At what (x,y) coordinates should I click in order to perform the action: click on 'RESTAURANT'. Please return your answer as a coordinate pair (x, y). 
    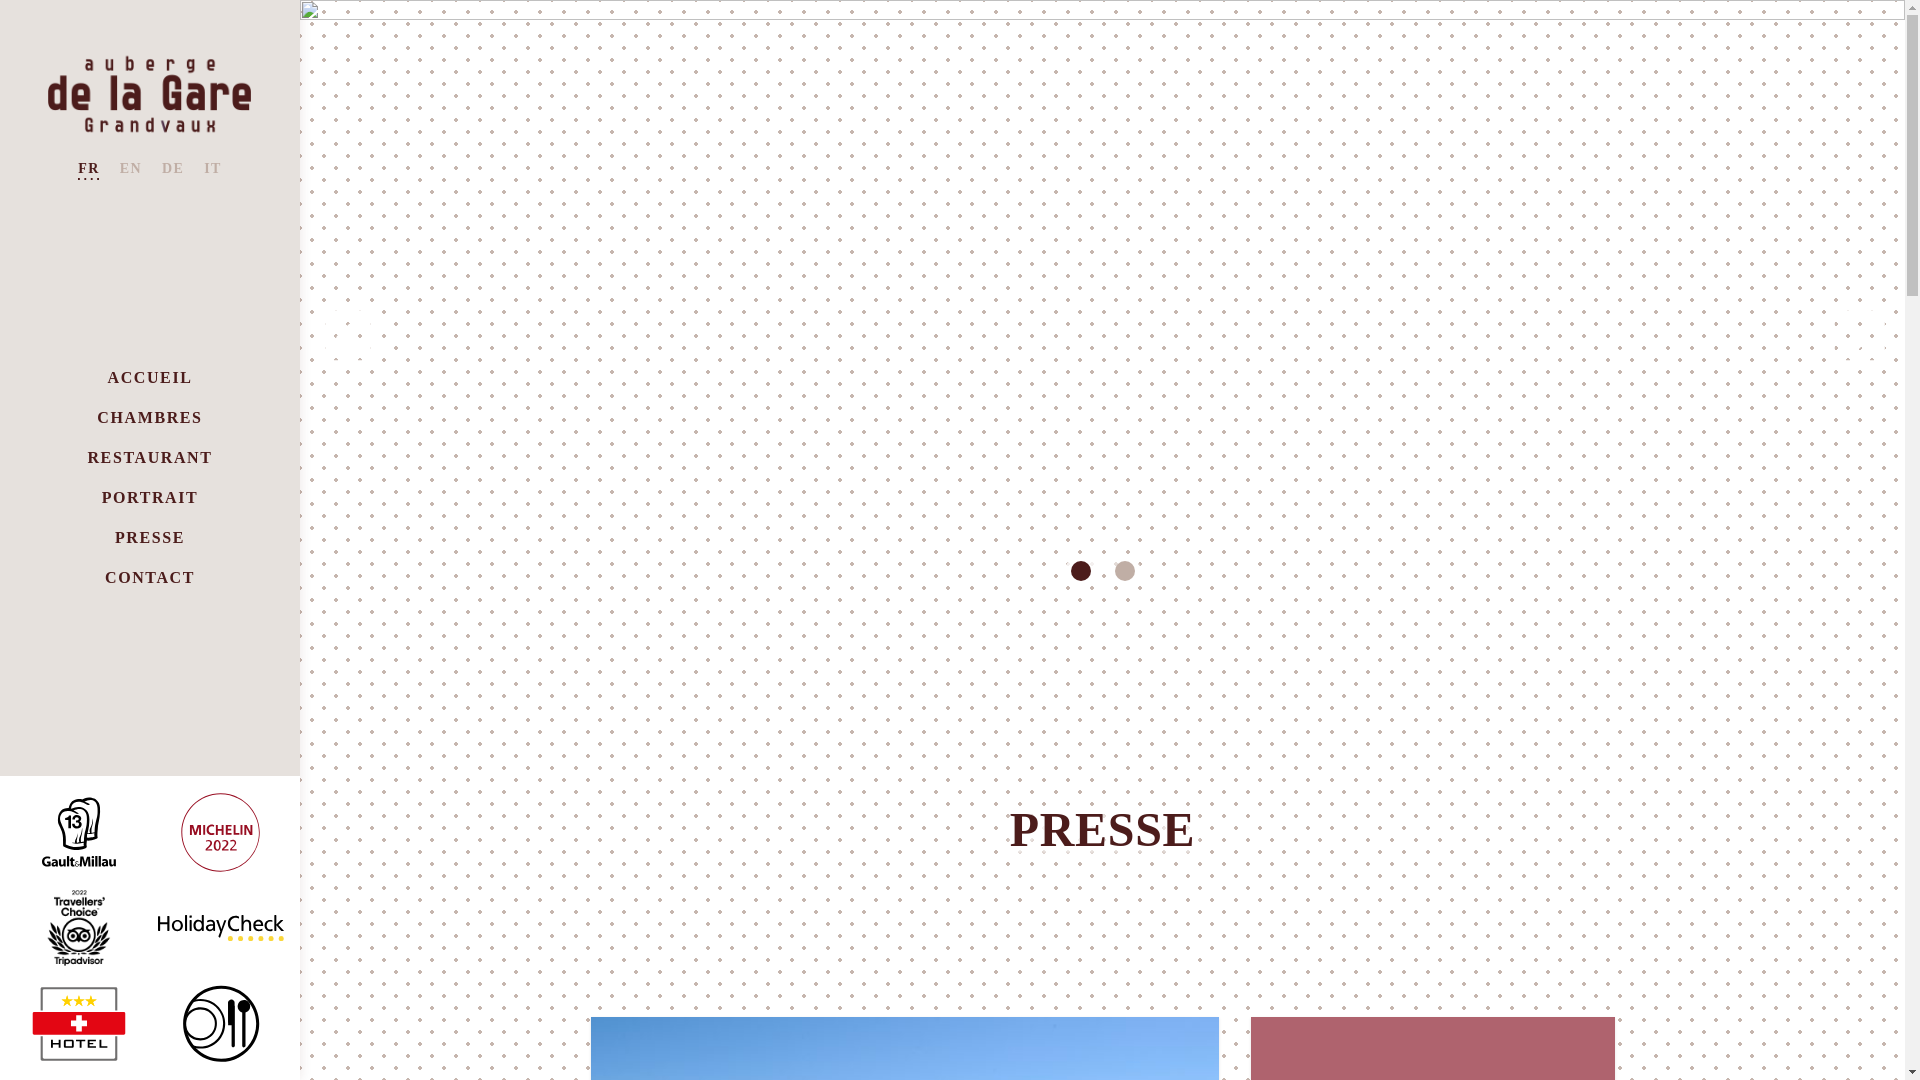
    Looking at the image, I should click on (85, 458).